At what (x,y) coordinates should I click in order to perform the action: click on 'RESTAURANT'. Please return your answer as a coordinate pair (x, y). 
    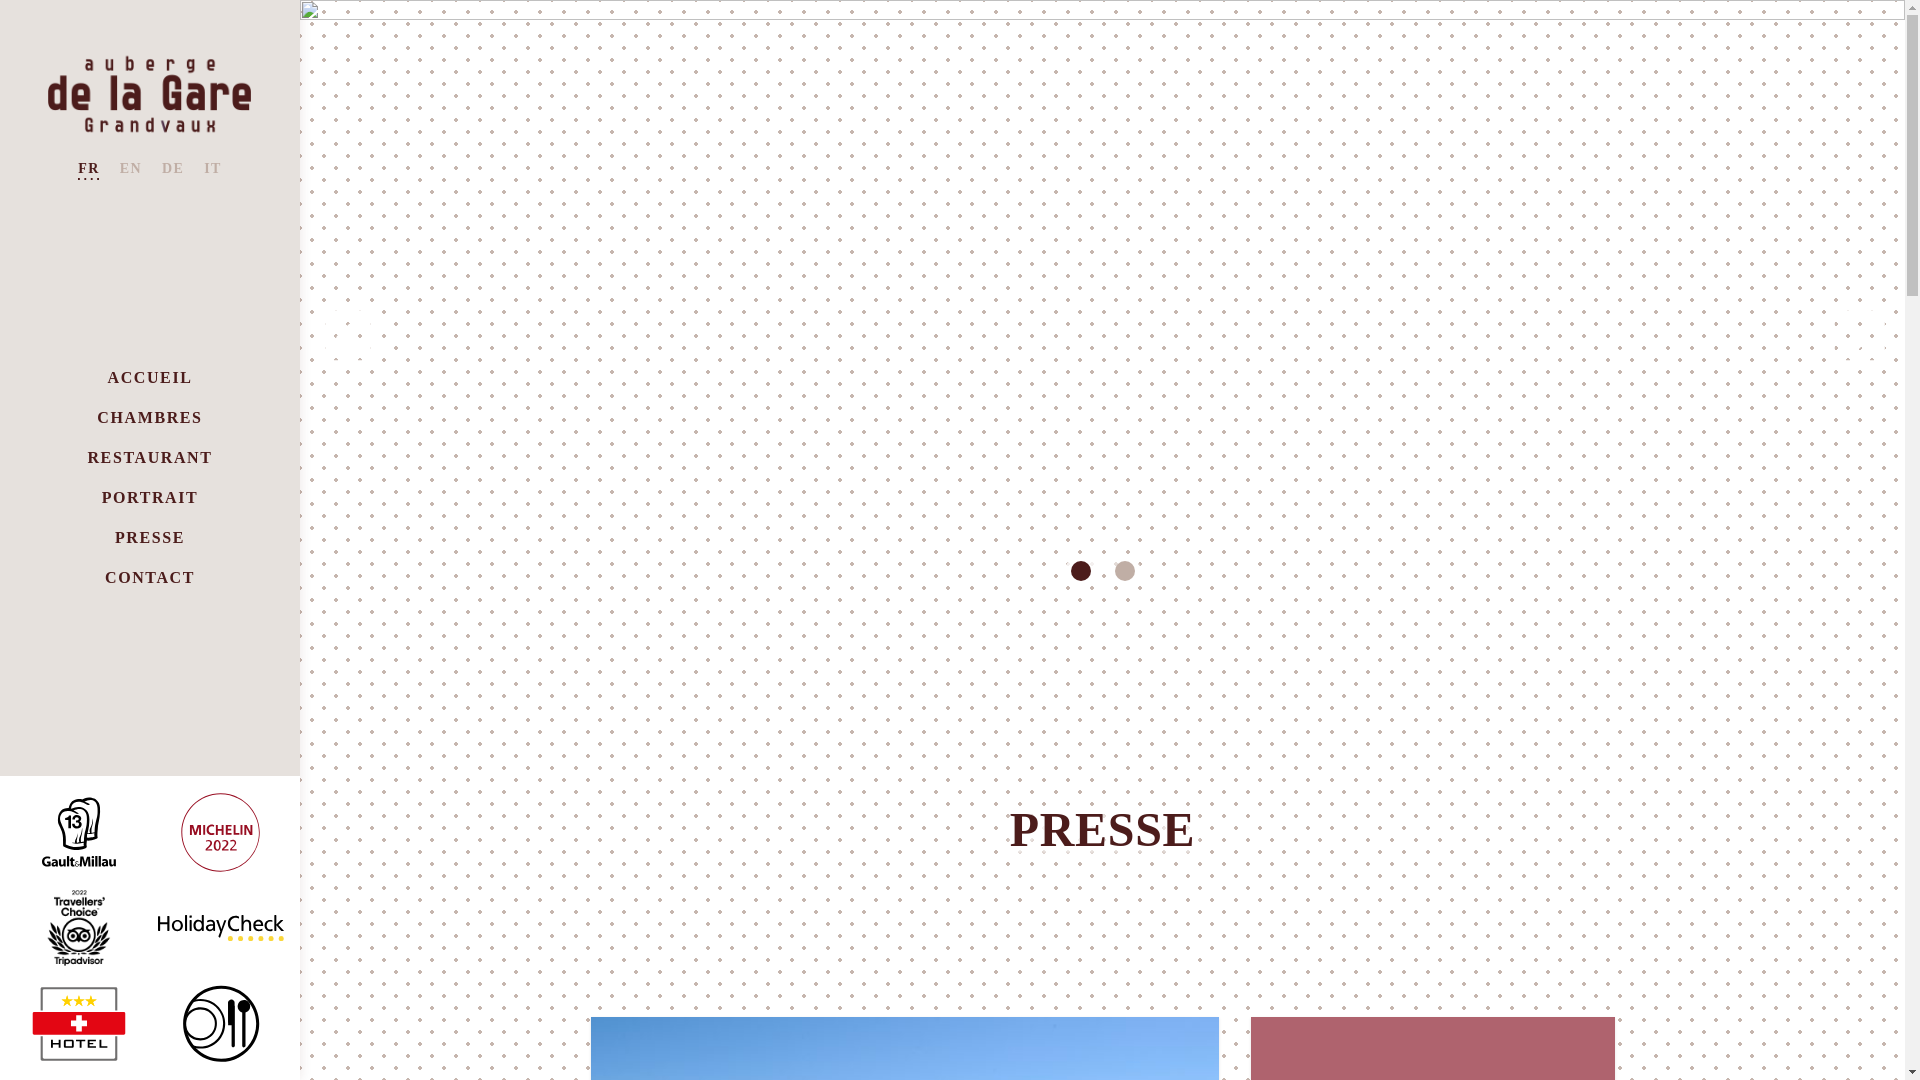
    Looking at the image, I should click on (85, 458).